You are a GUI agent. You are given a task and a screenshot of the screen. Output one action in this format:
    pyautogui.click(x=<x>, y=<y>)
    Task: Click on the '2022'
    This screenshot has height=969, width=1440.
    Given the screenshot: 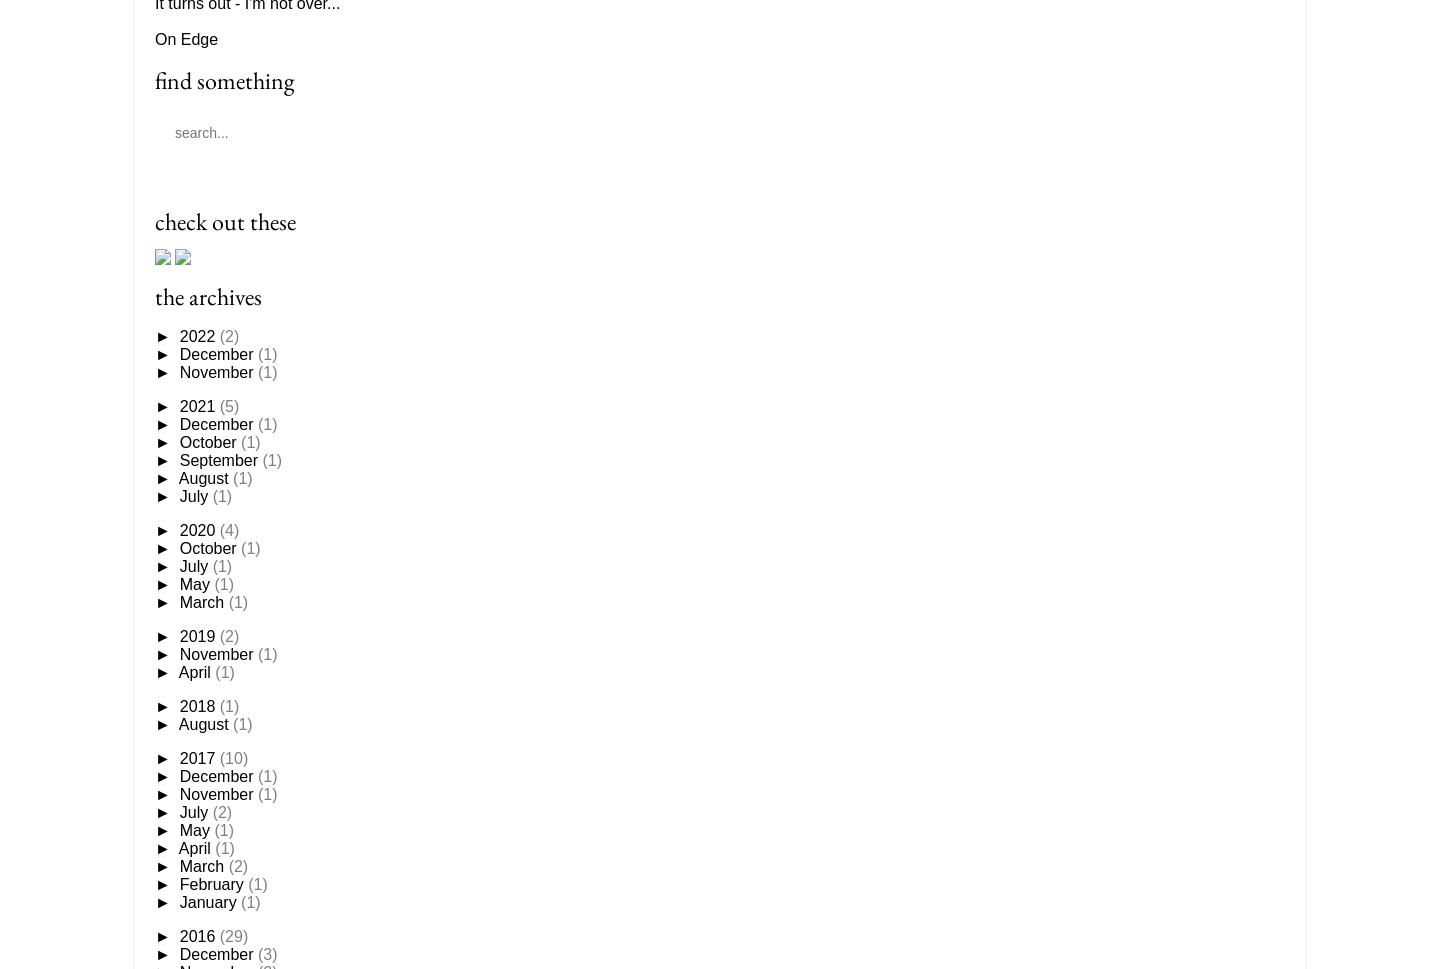 What is the action you would take?
    pyautogui.click(x=199, y=335)
    